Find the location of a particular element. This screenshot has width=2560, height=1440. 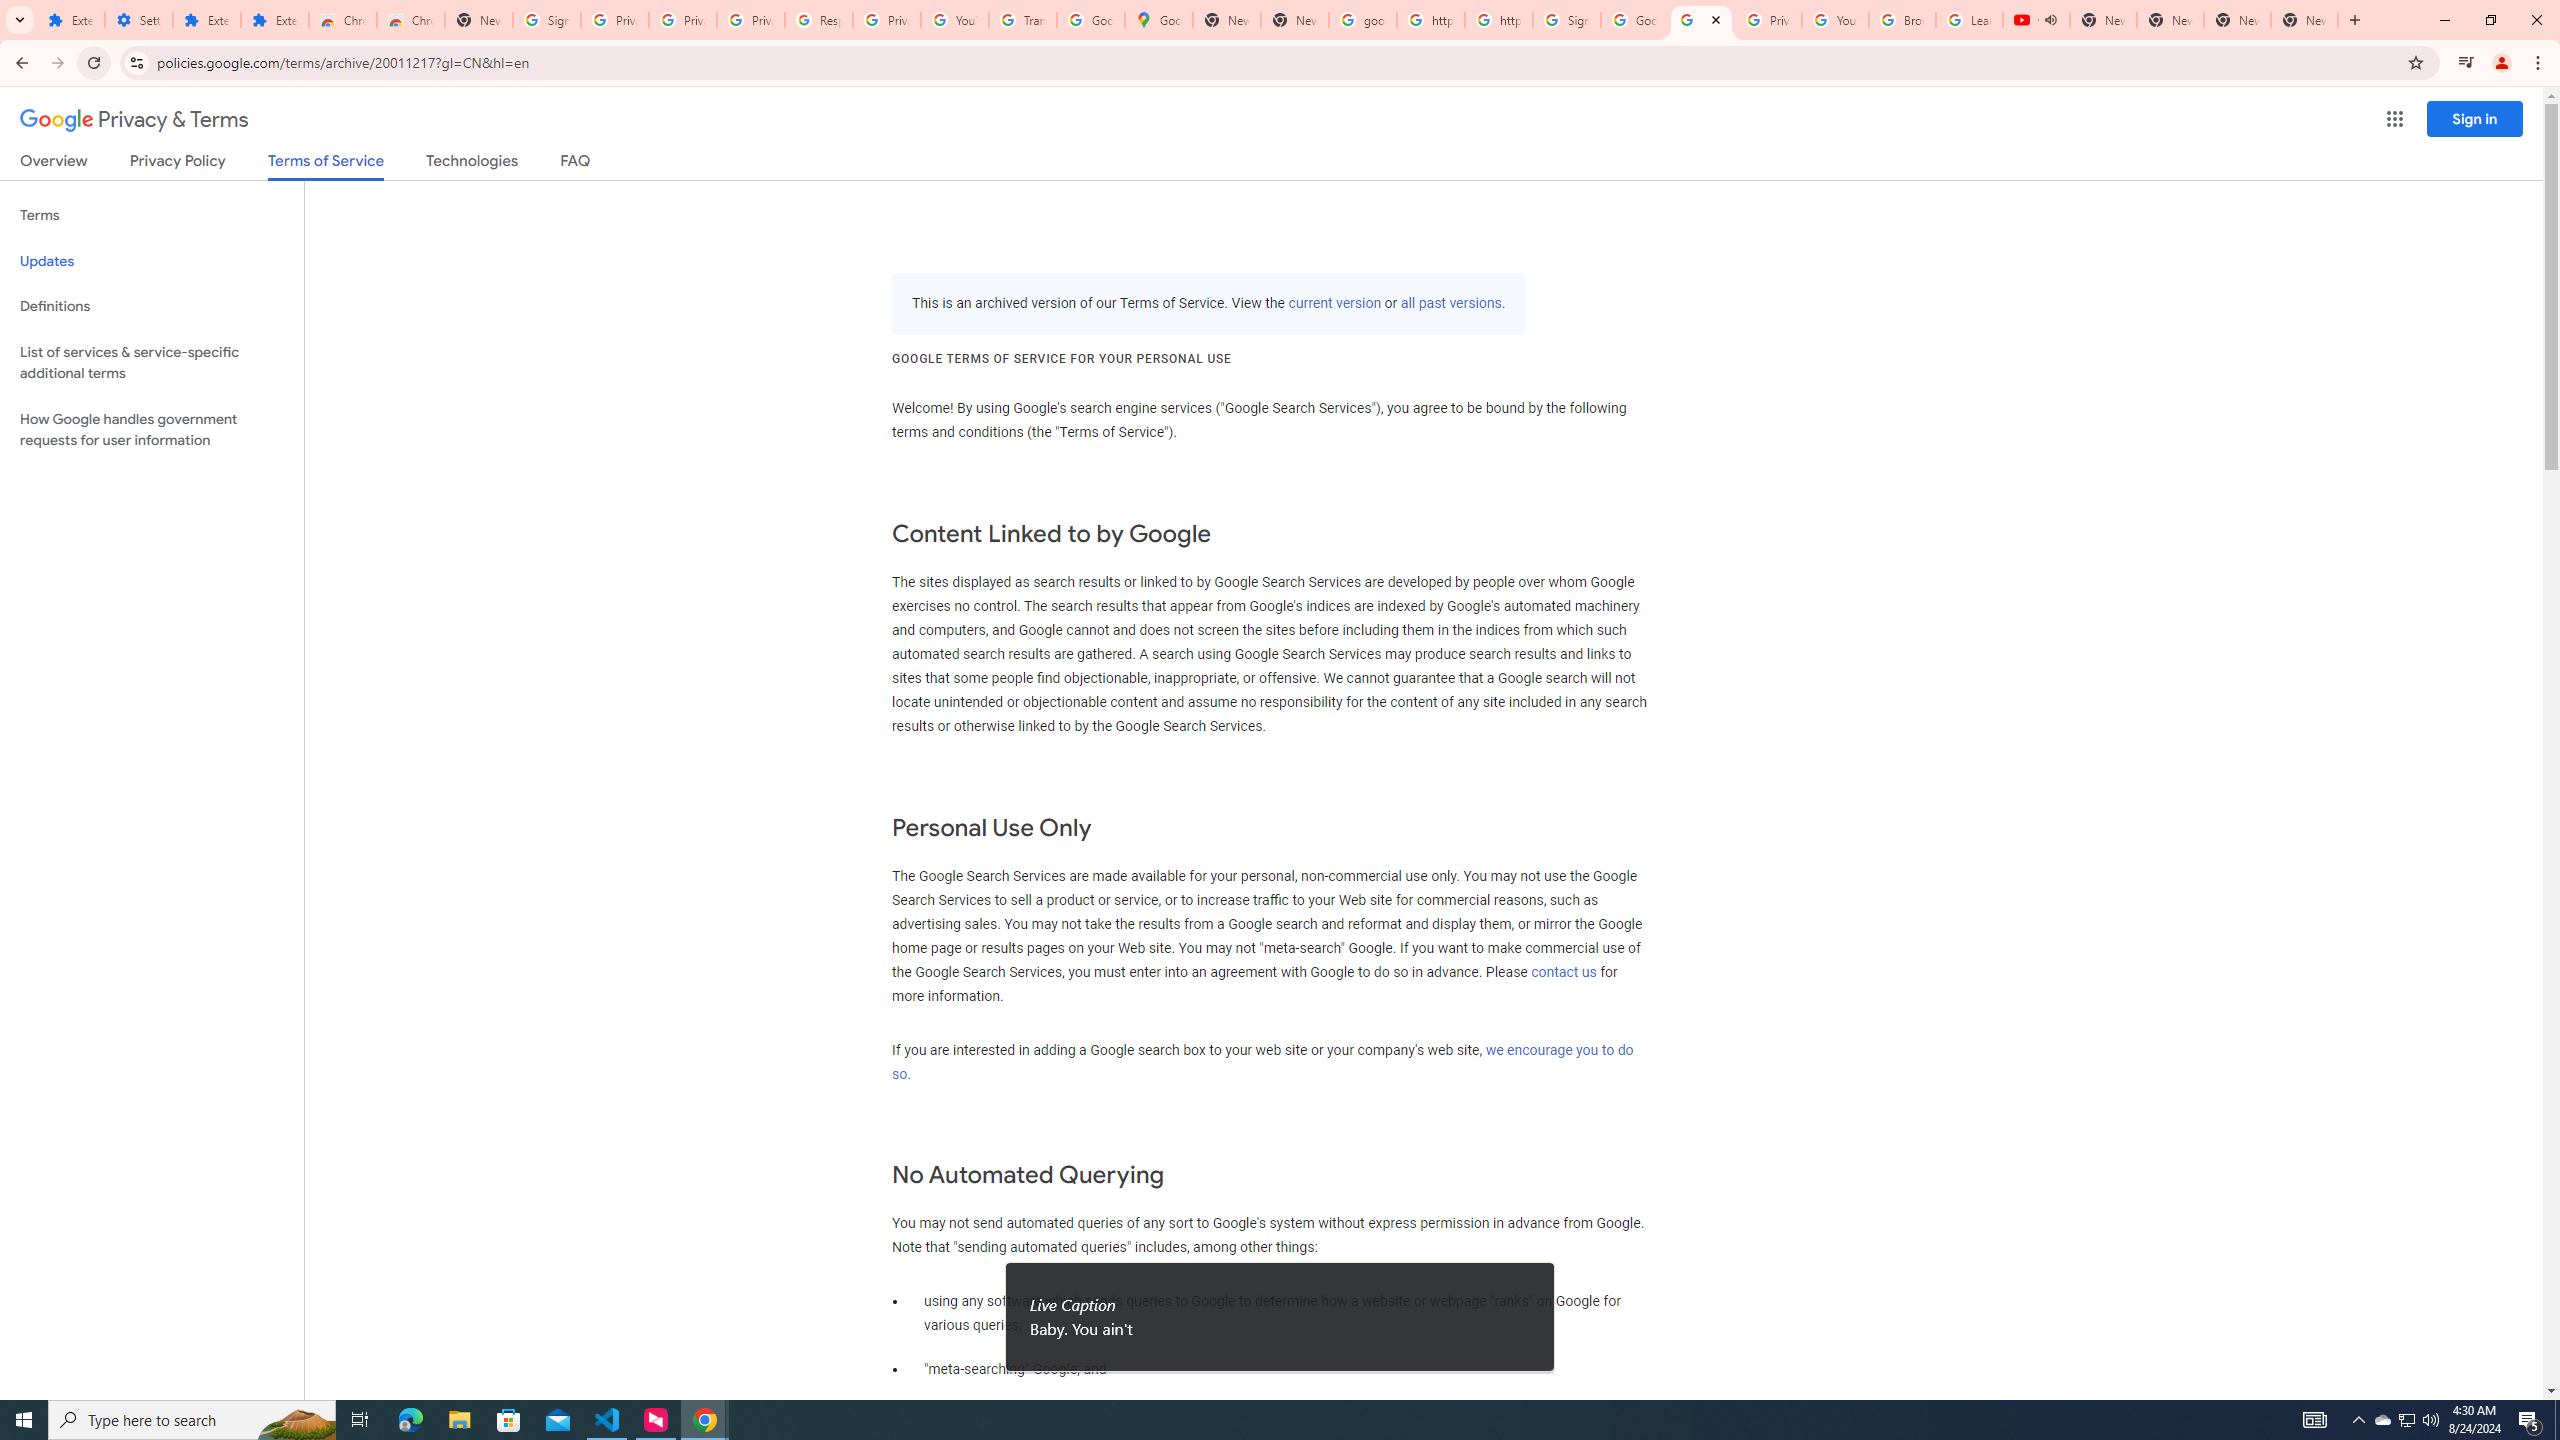

'Chrome Web Store - Themes' is located at coordinates (409, 19).